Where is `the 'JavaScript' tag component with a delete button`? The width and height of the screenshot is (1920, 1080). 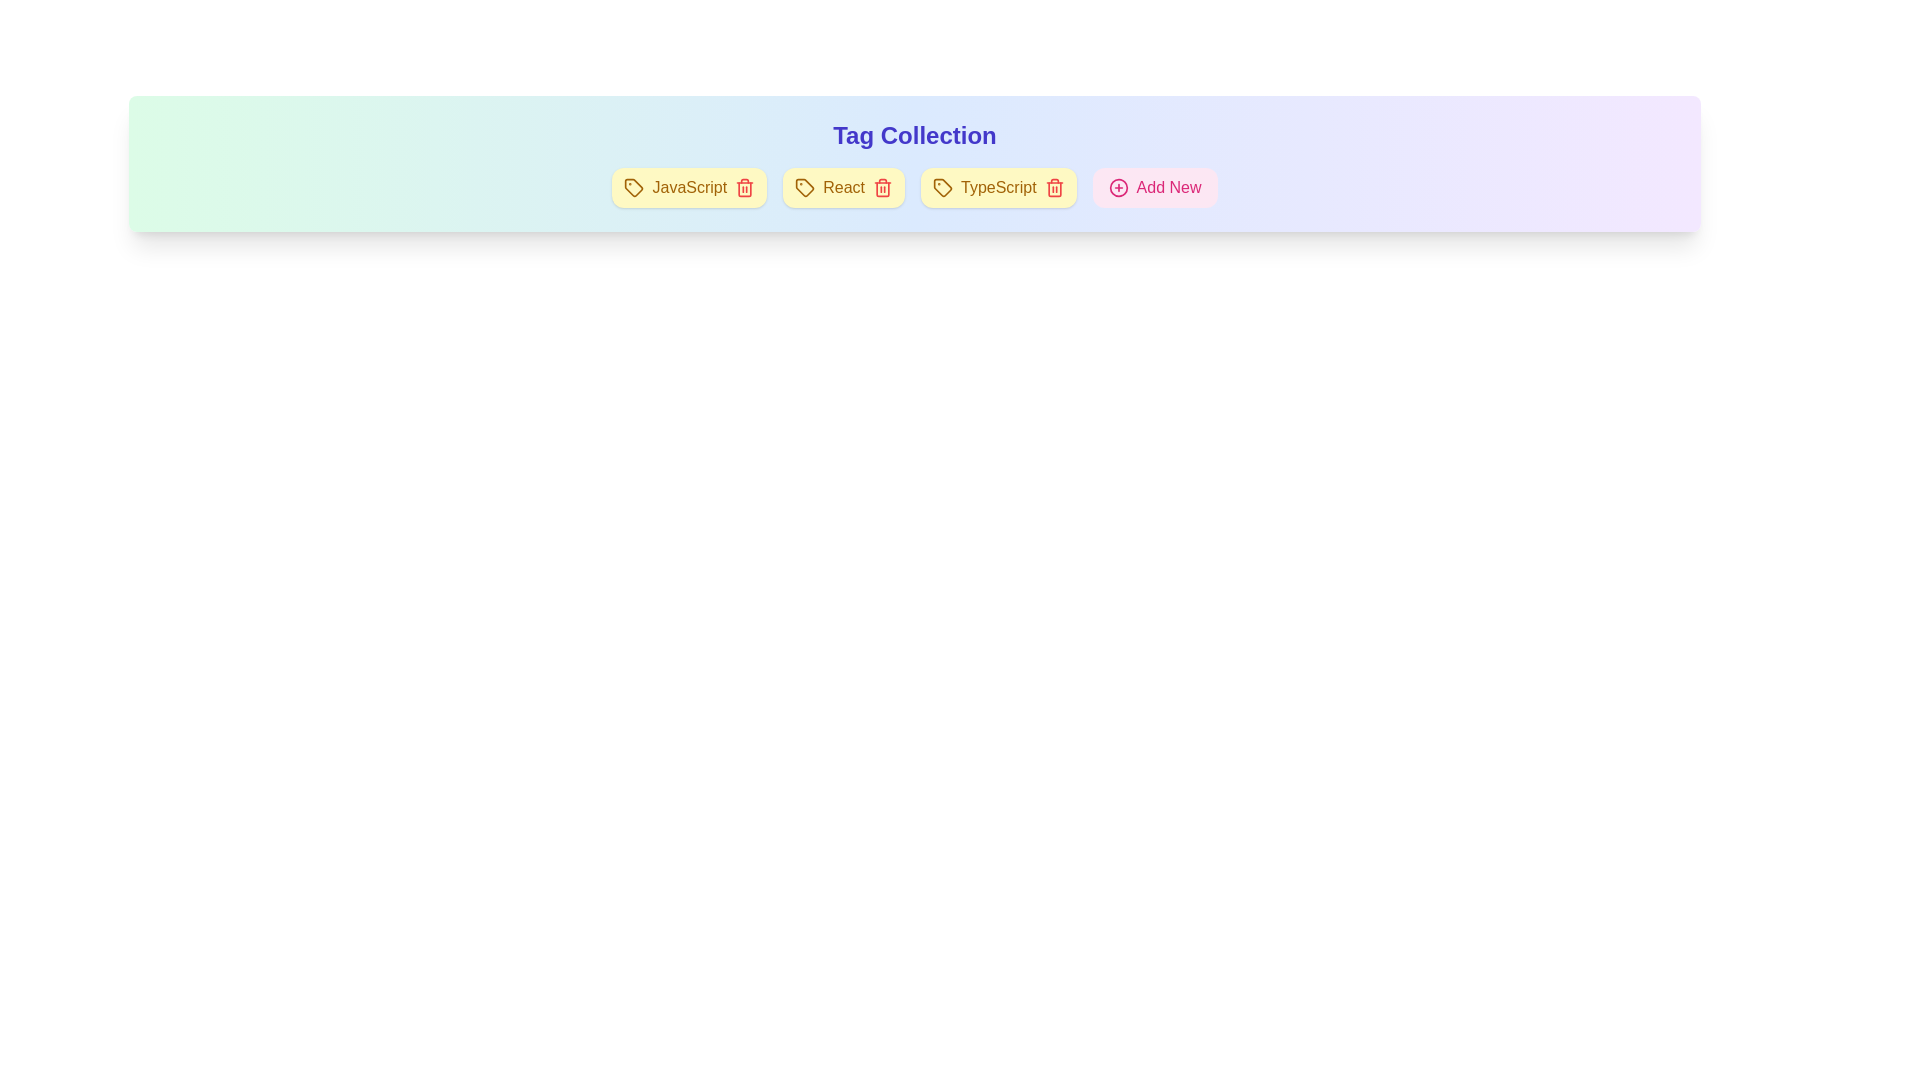
the 'JavaScript' tag component with a delete button is located at coordinates (689, 188).